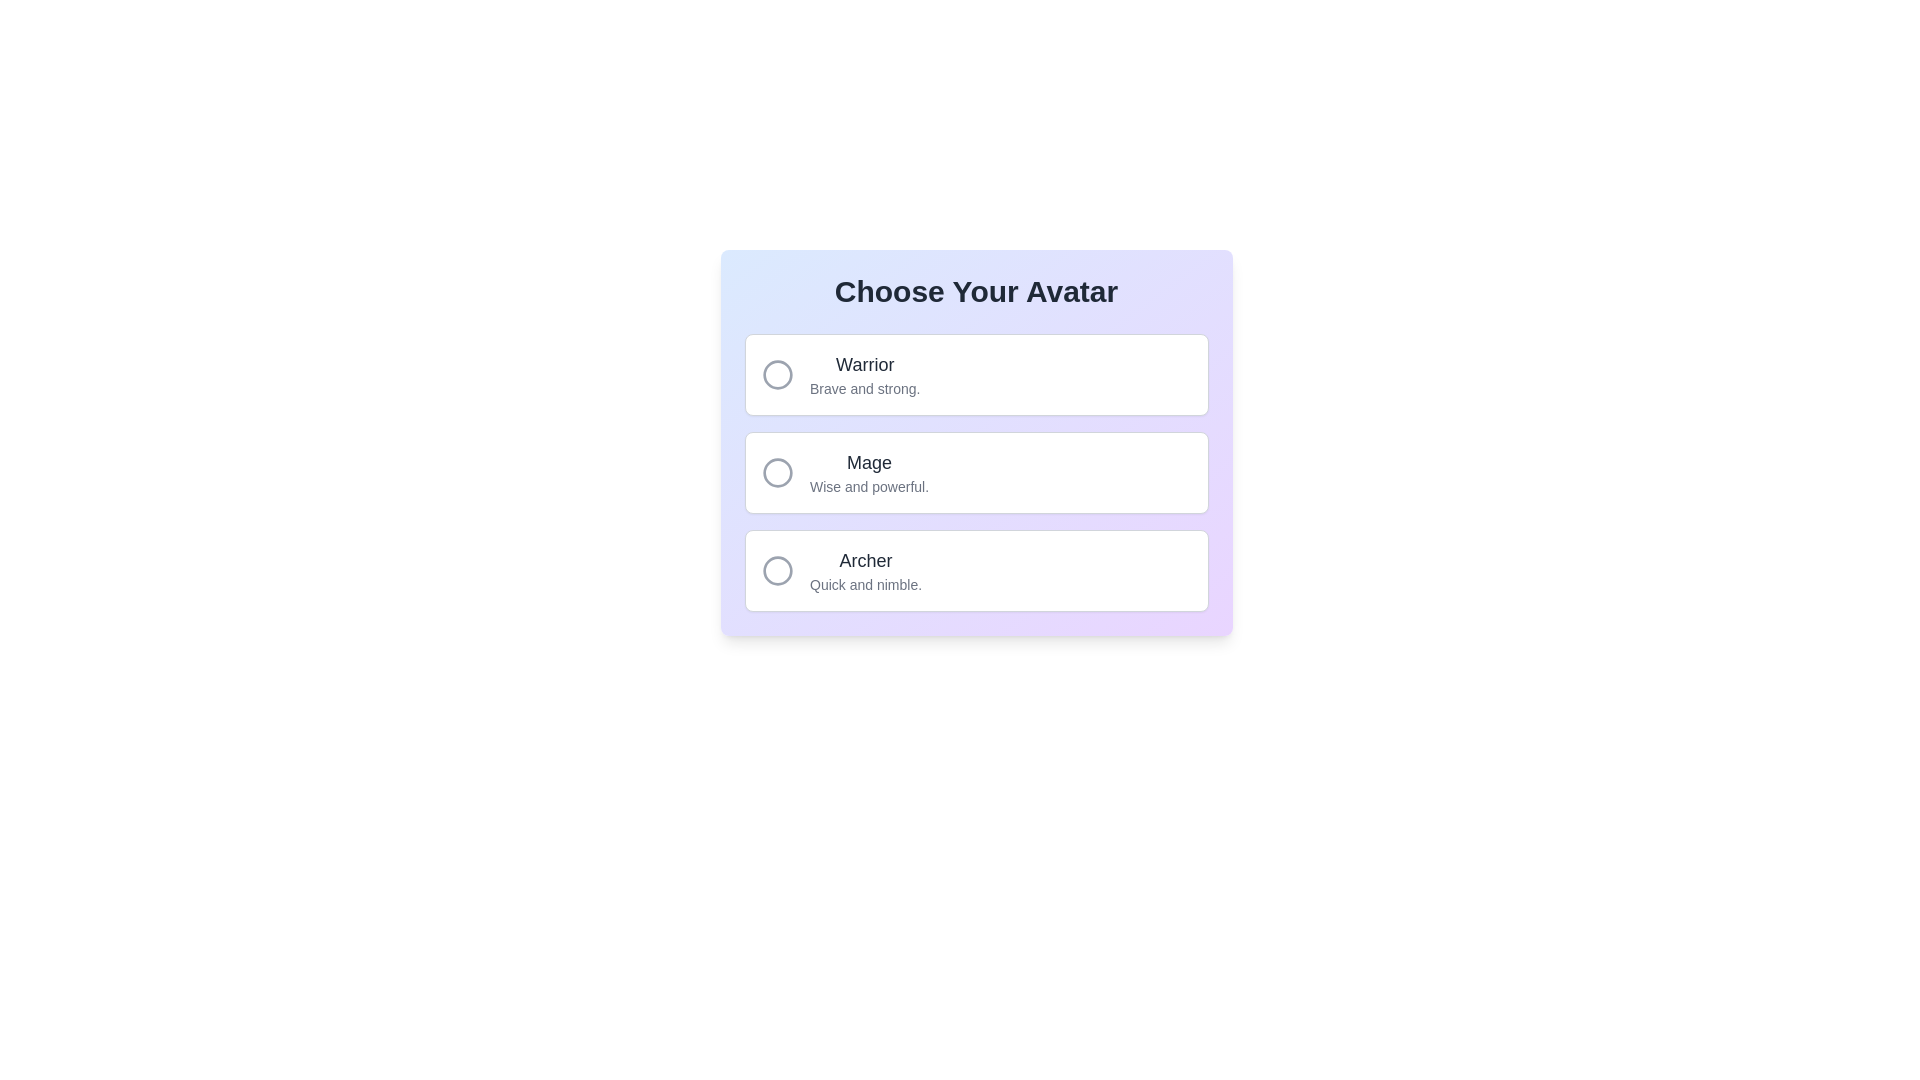  I want to click on the Decorative Icon, which is a circular shape with a gray outline positioned next to the 'Warrior' label, so click(776, 374).